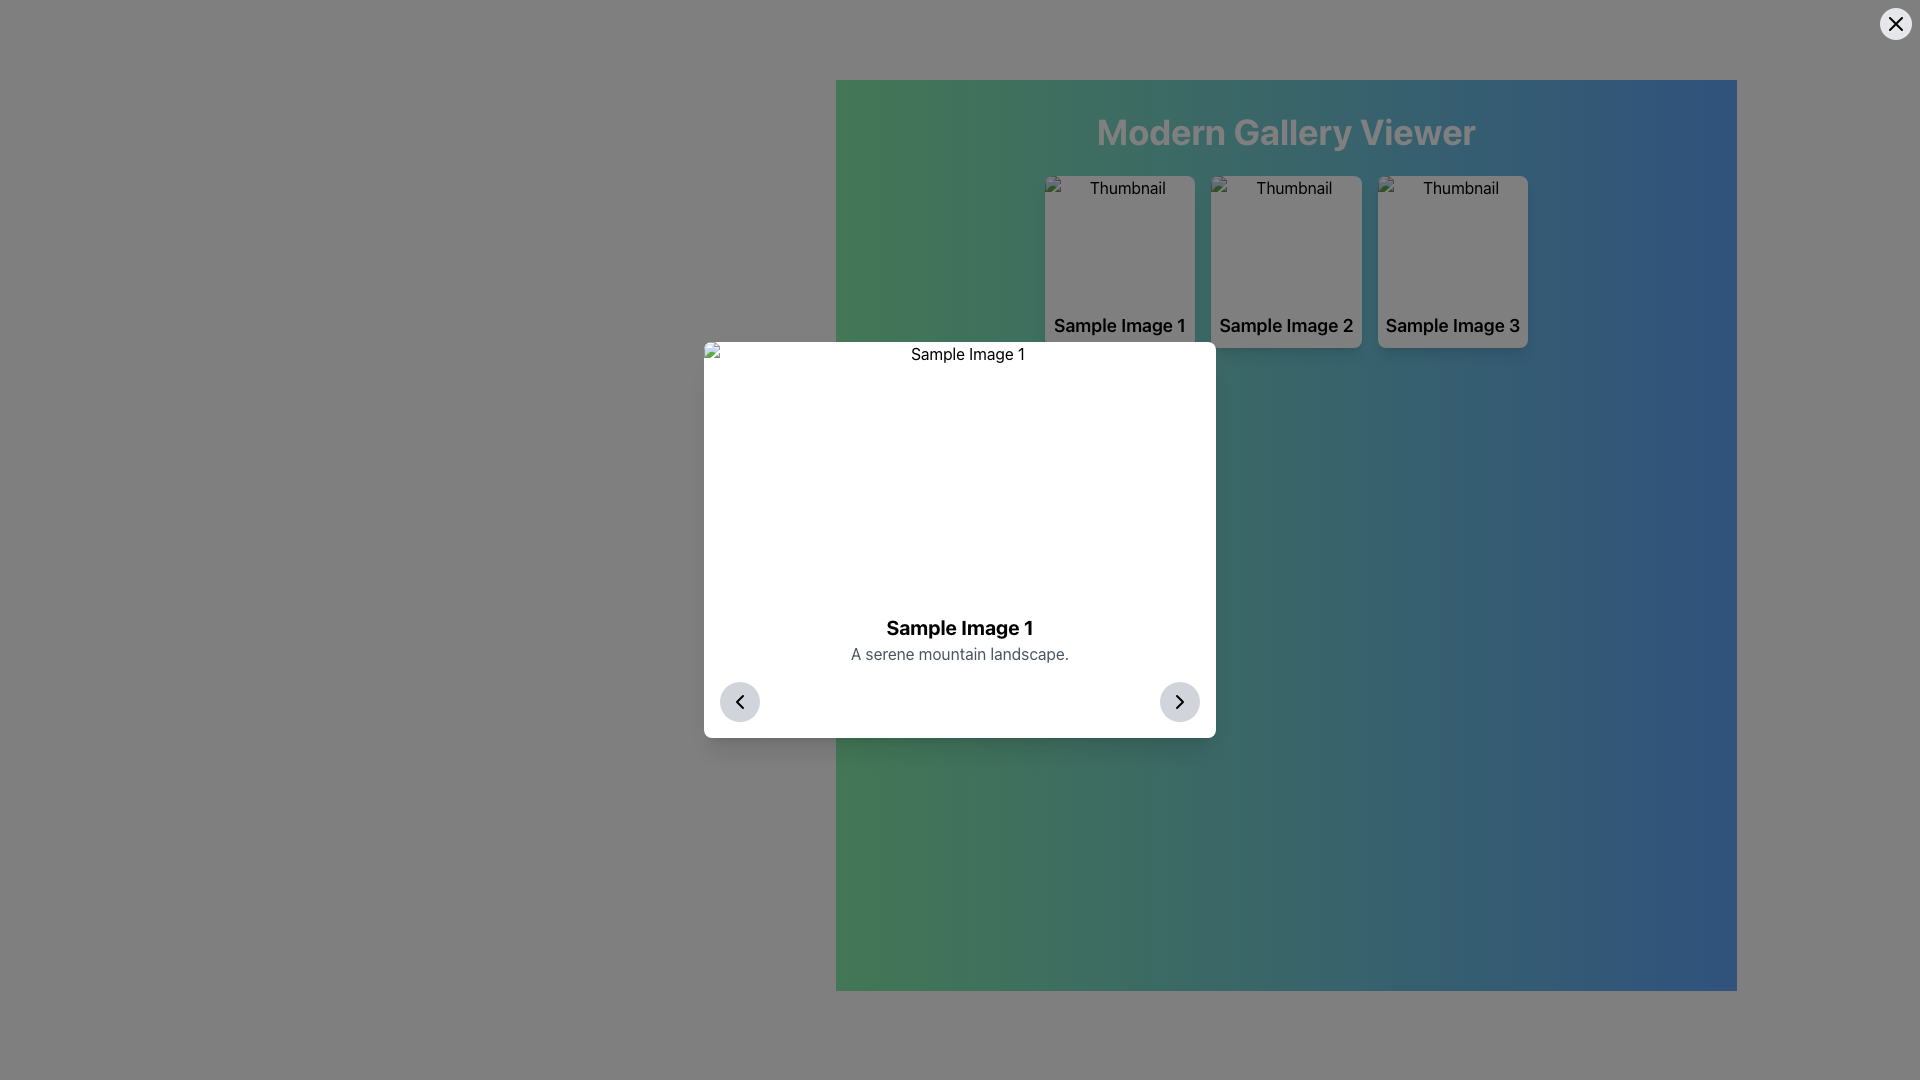 The height and width of the screenshot is (1080, 1920). I want to click on the header text element displaying 'Modern Gallery Viewer', which is prominently styled in a large, bold font and located at the top-center of the application interface, so click(1286, 131).